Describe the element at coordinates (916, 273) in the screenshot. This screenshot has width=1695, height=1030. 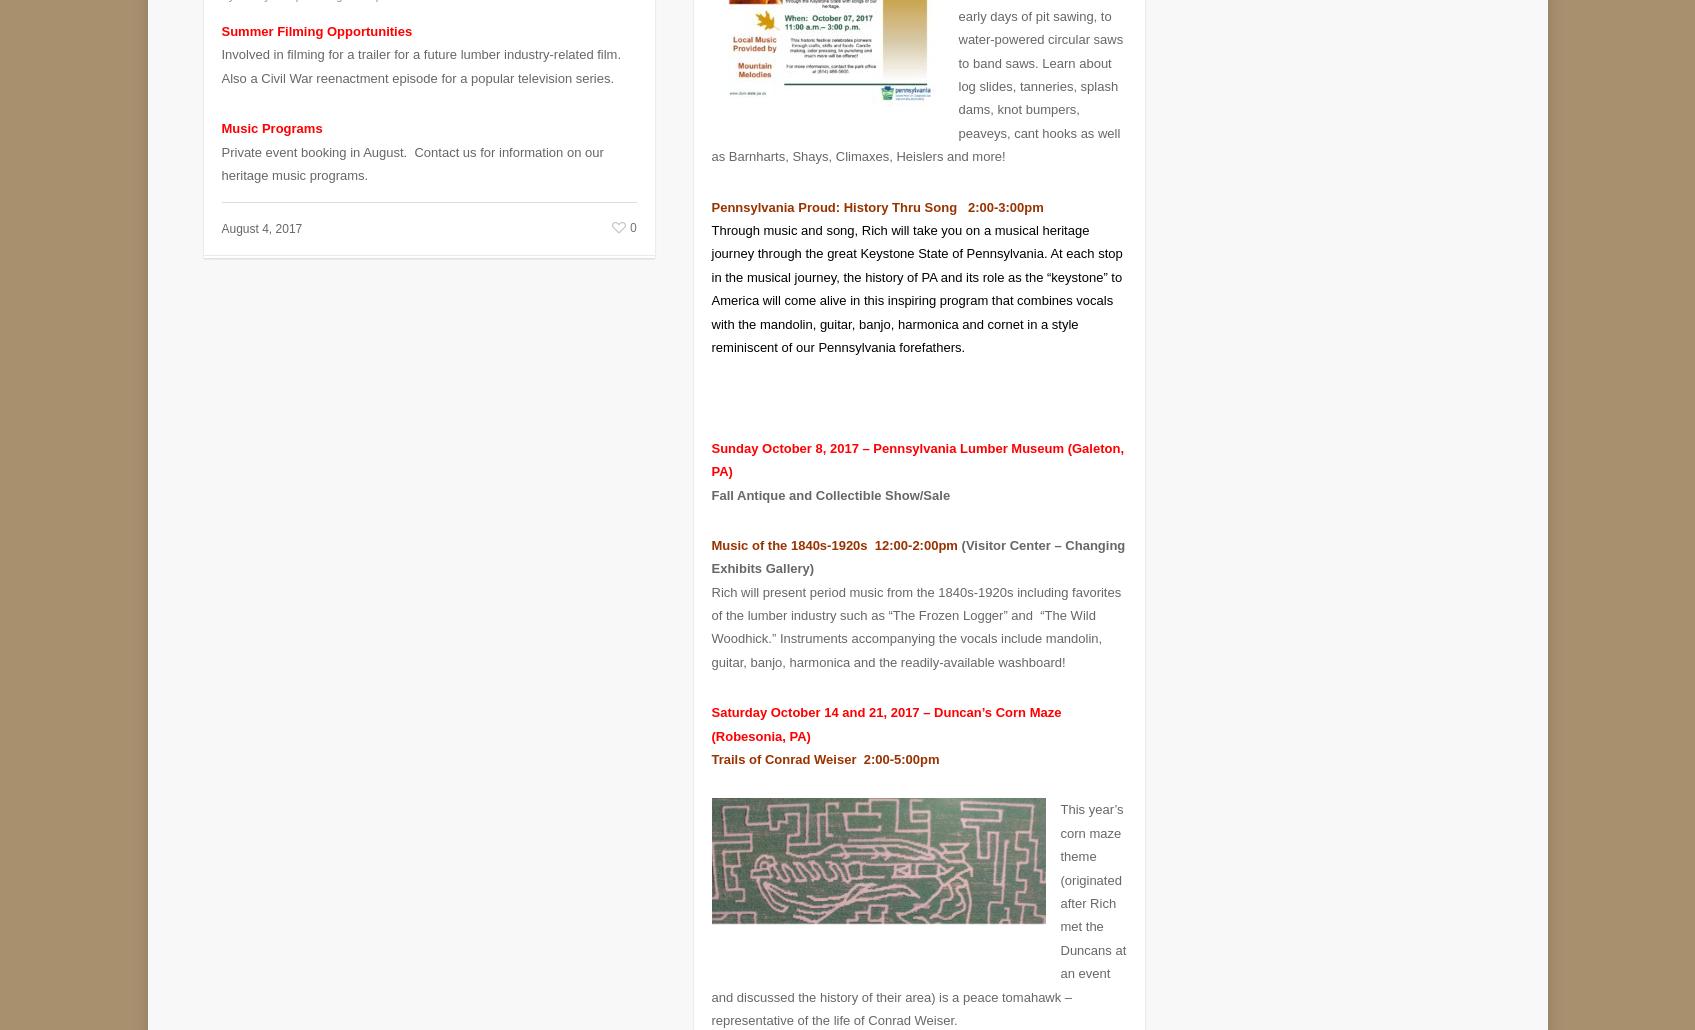
I see `'Through music and song, Rich will take you on a musical heritage journey through the great Keystone State of Pennsylvania. At each stop in the musical journey, the history of PA and its role as the “keystone” to America will come alive in this inspiring program that combines vocals with the mandolin, guitar, banjo, harmonica and cornet in a style reminiscent of our Pennsylvania forefathers.'` at that location.